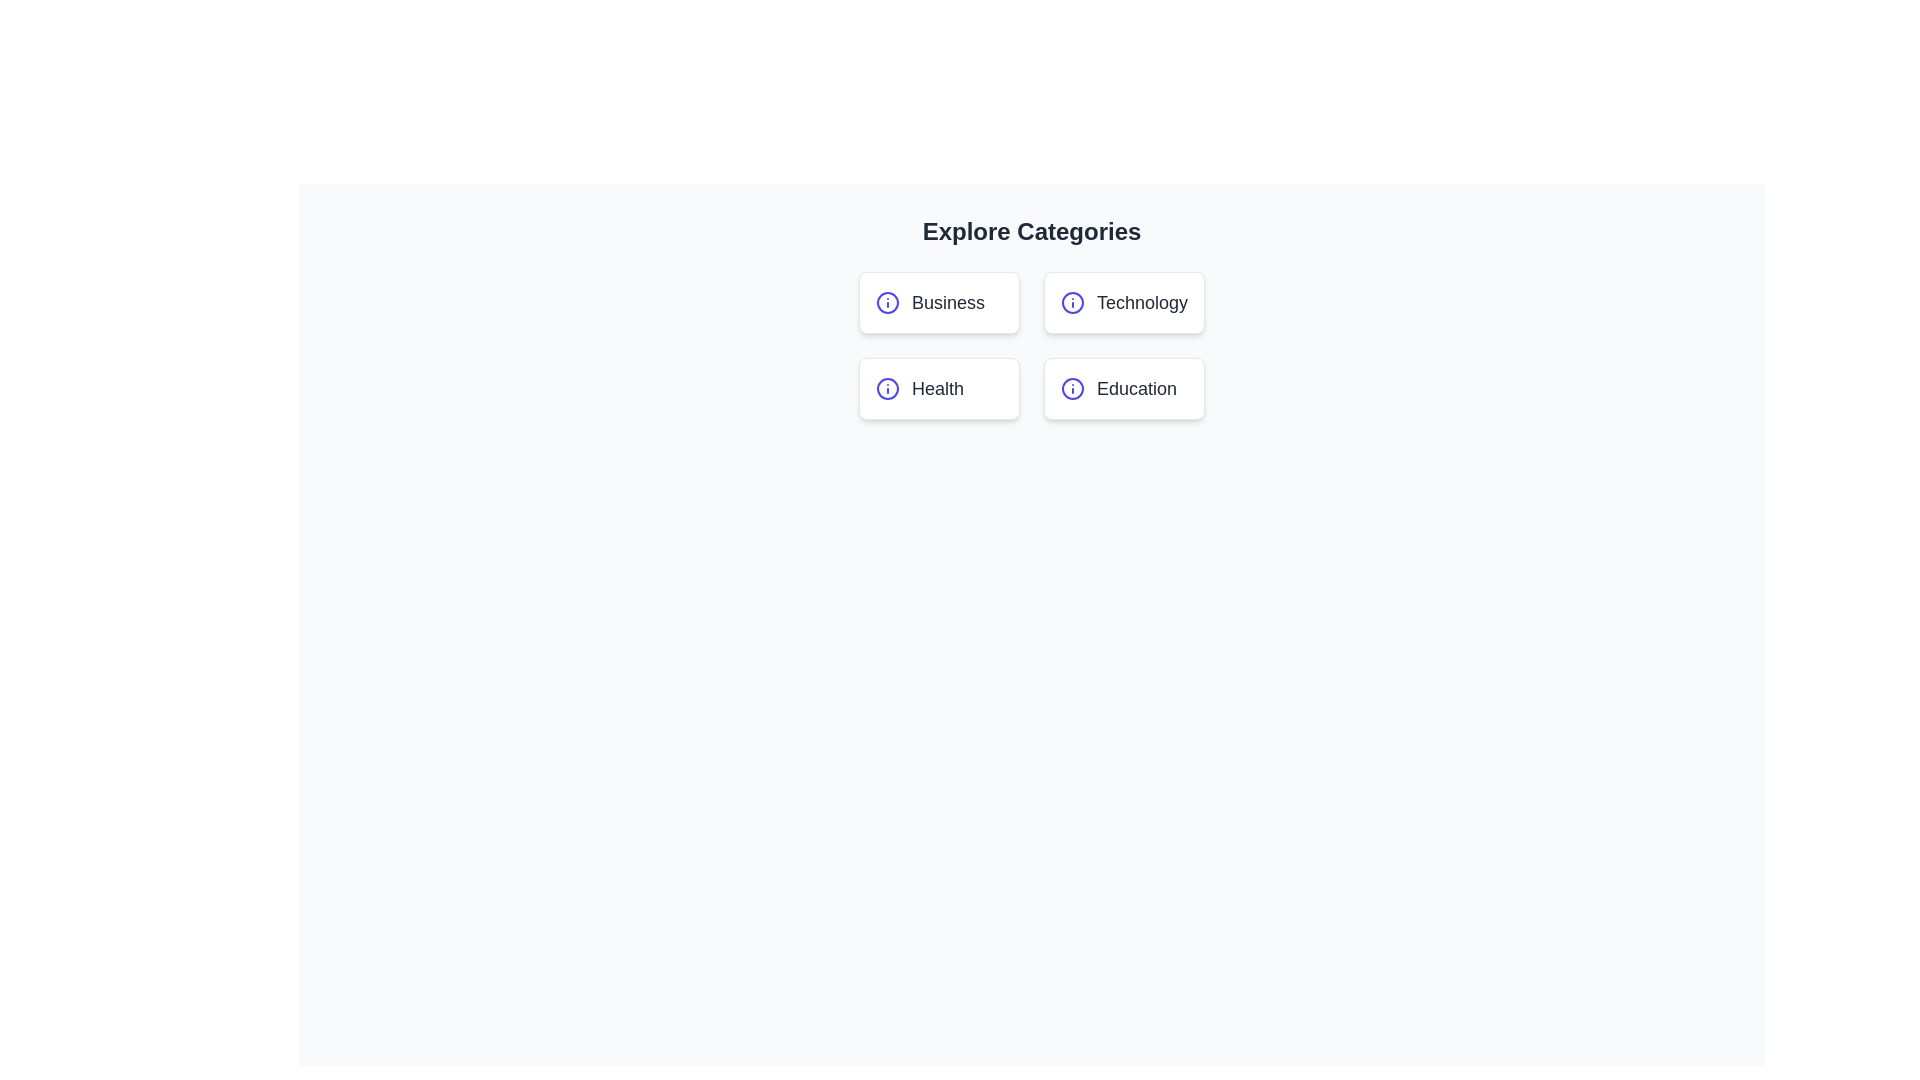  I want to click on the label displaying the name of a category in the top-right quadrant of the grid layout, specifically the second category in the top row, so click(1142, 303).